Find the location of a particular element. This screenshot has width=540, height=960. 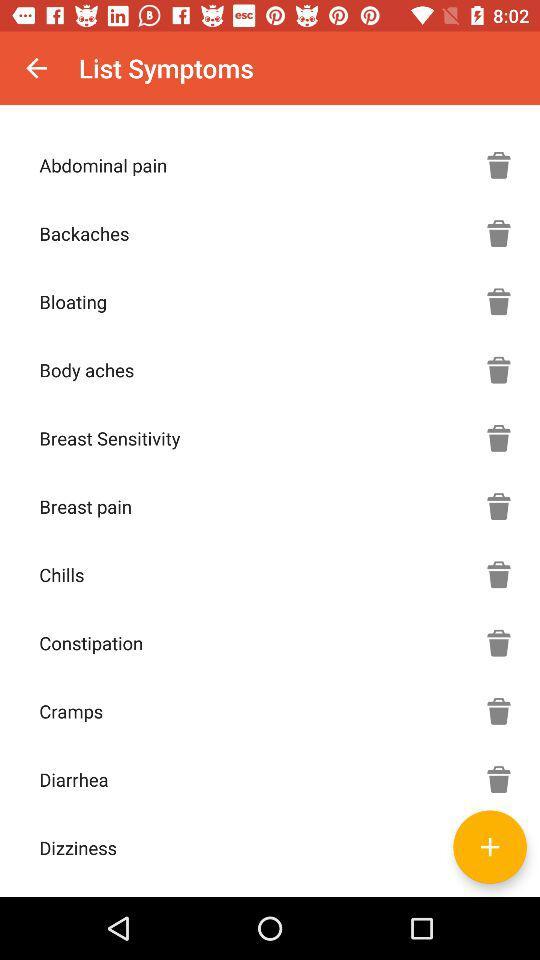

remove symptom is located at coordinates (498, 711).